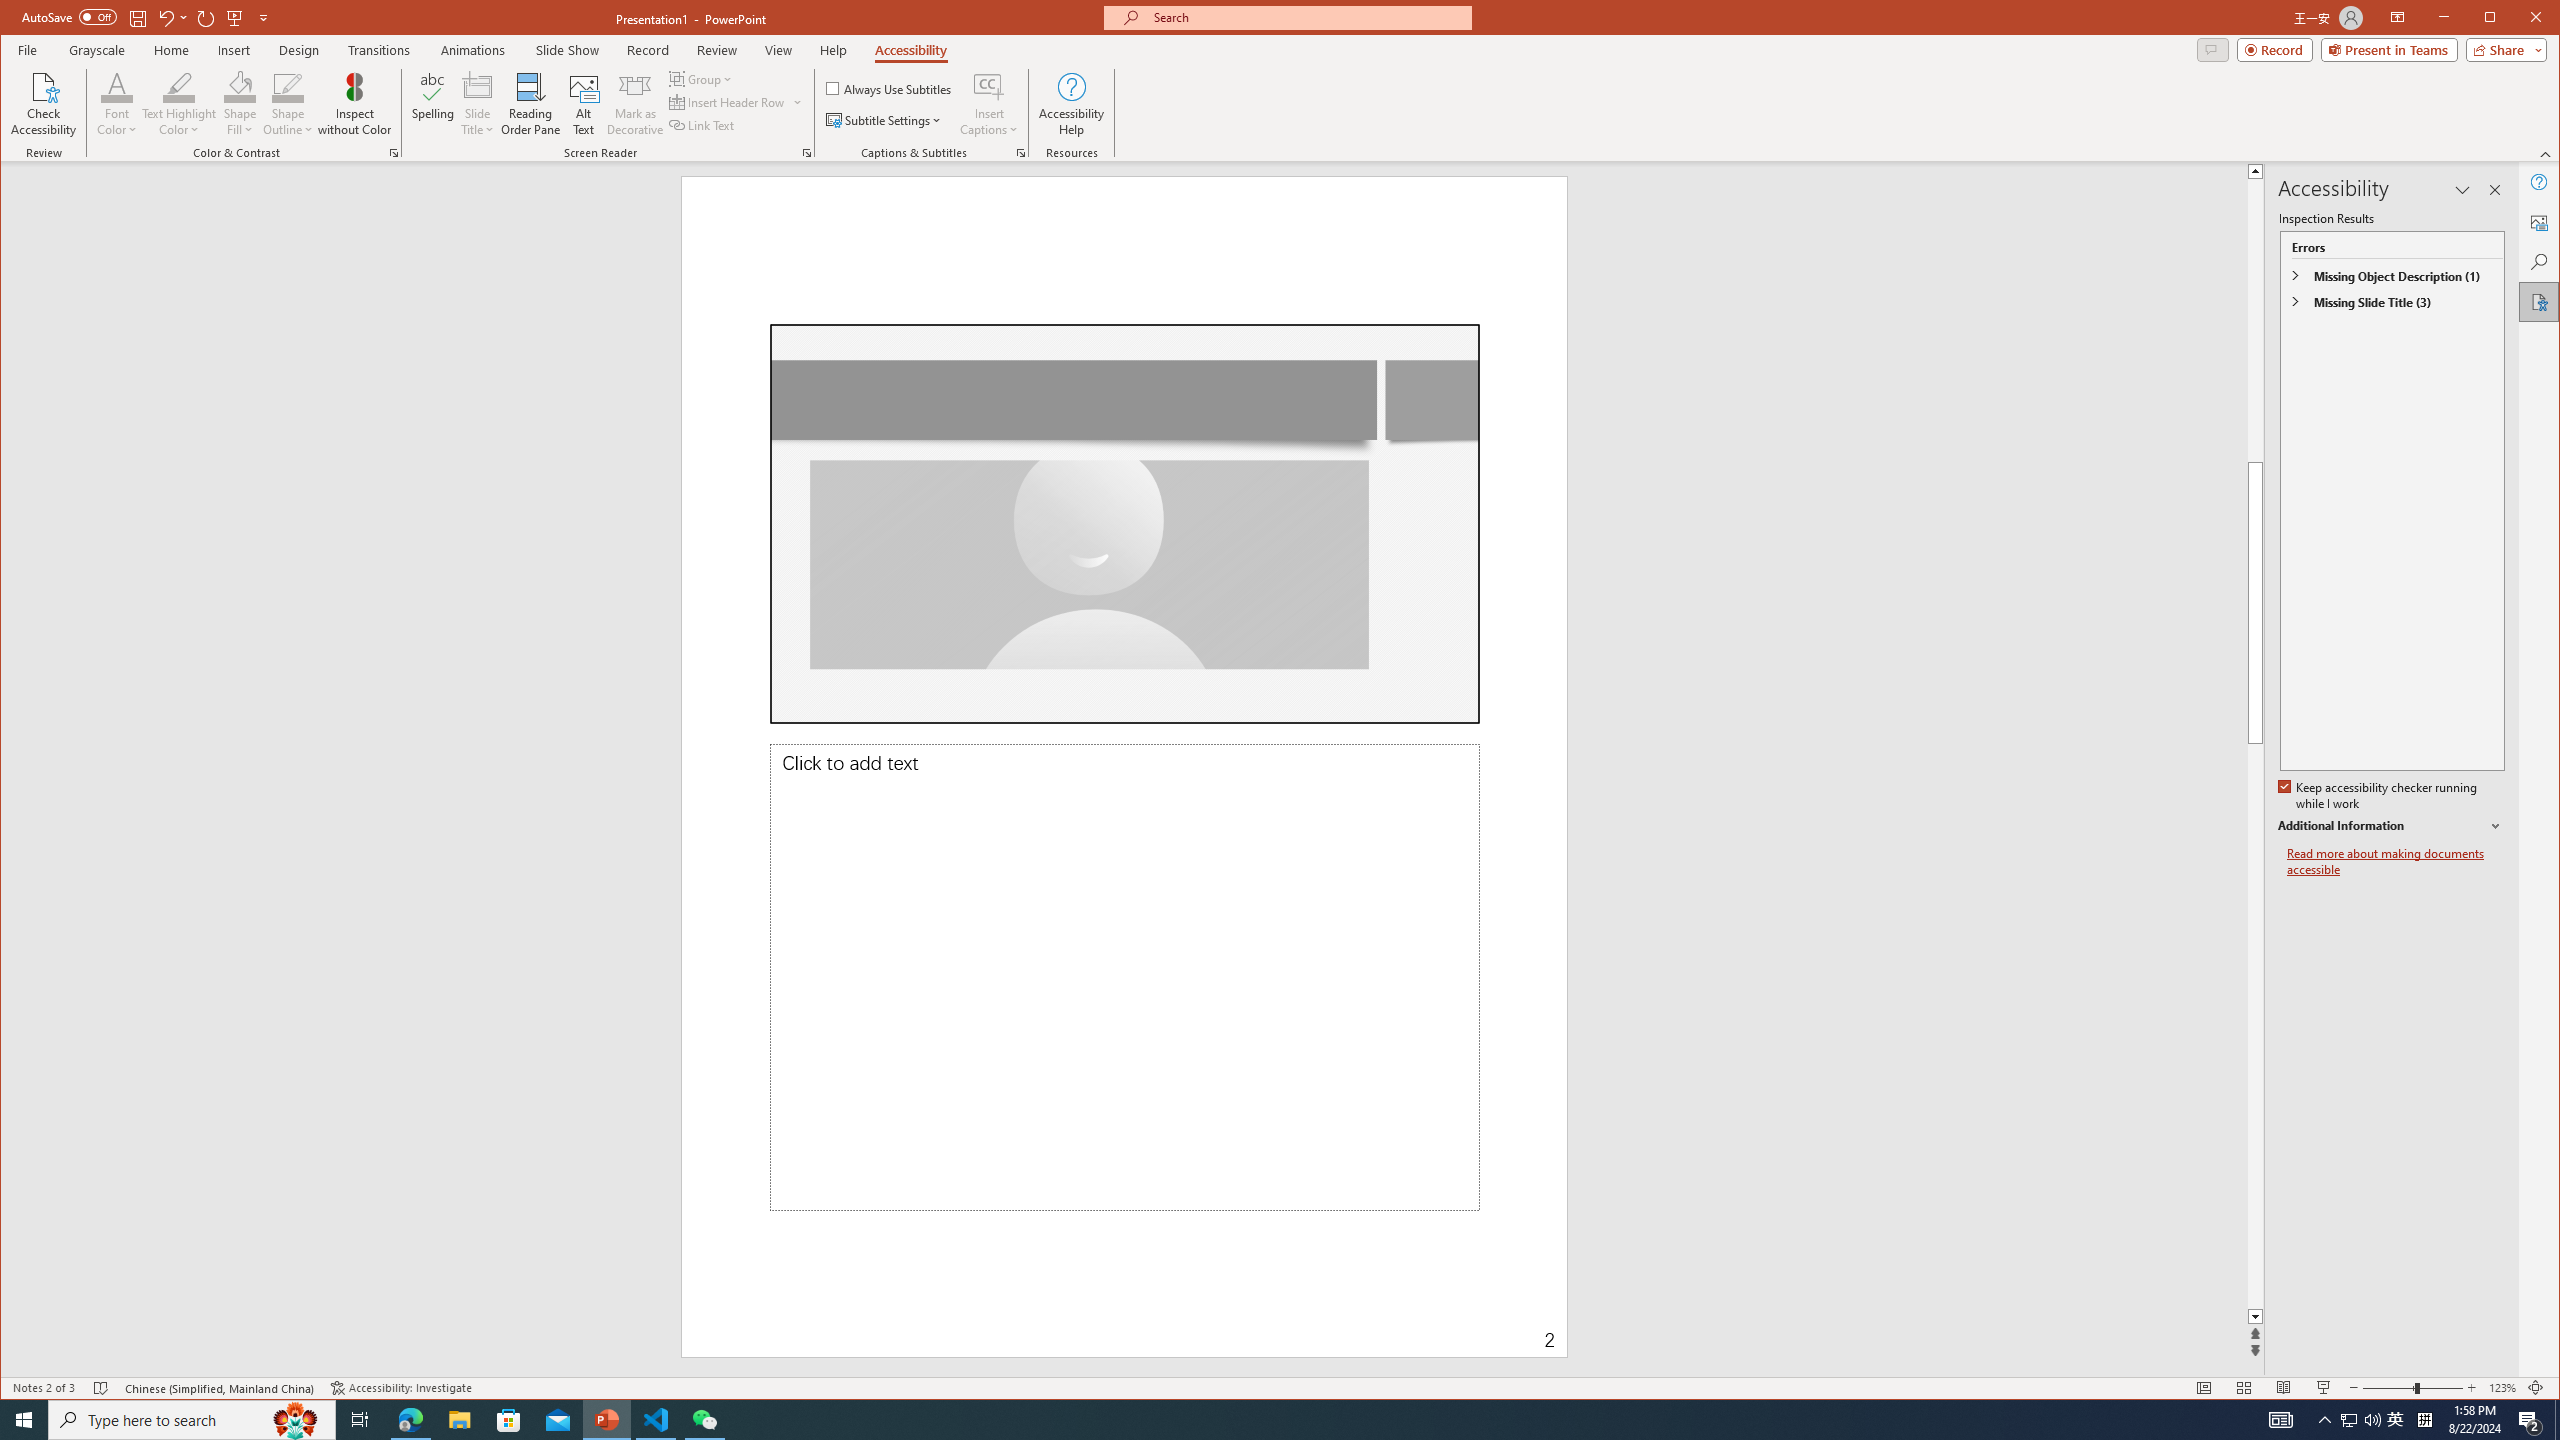  Describe the element at coordinates (2378, 796) in the screenshot. I see `'Keep accessibility checker running while I work'` at that location.